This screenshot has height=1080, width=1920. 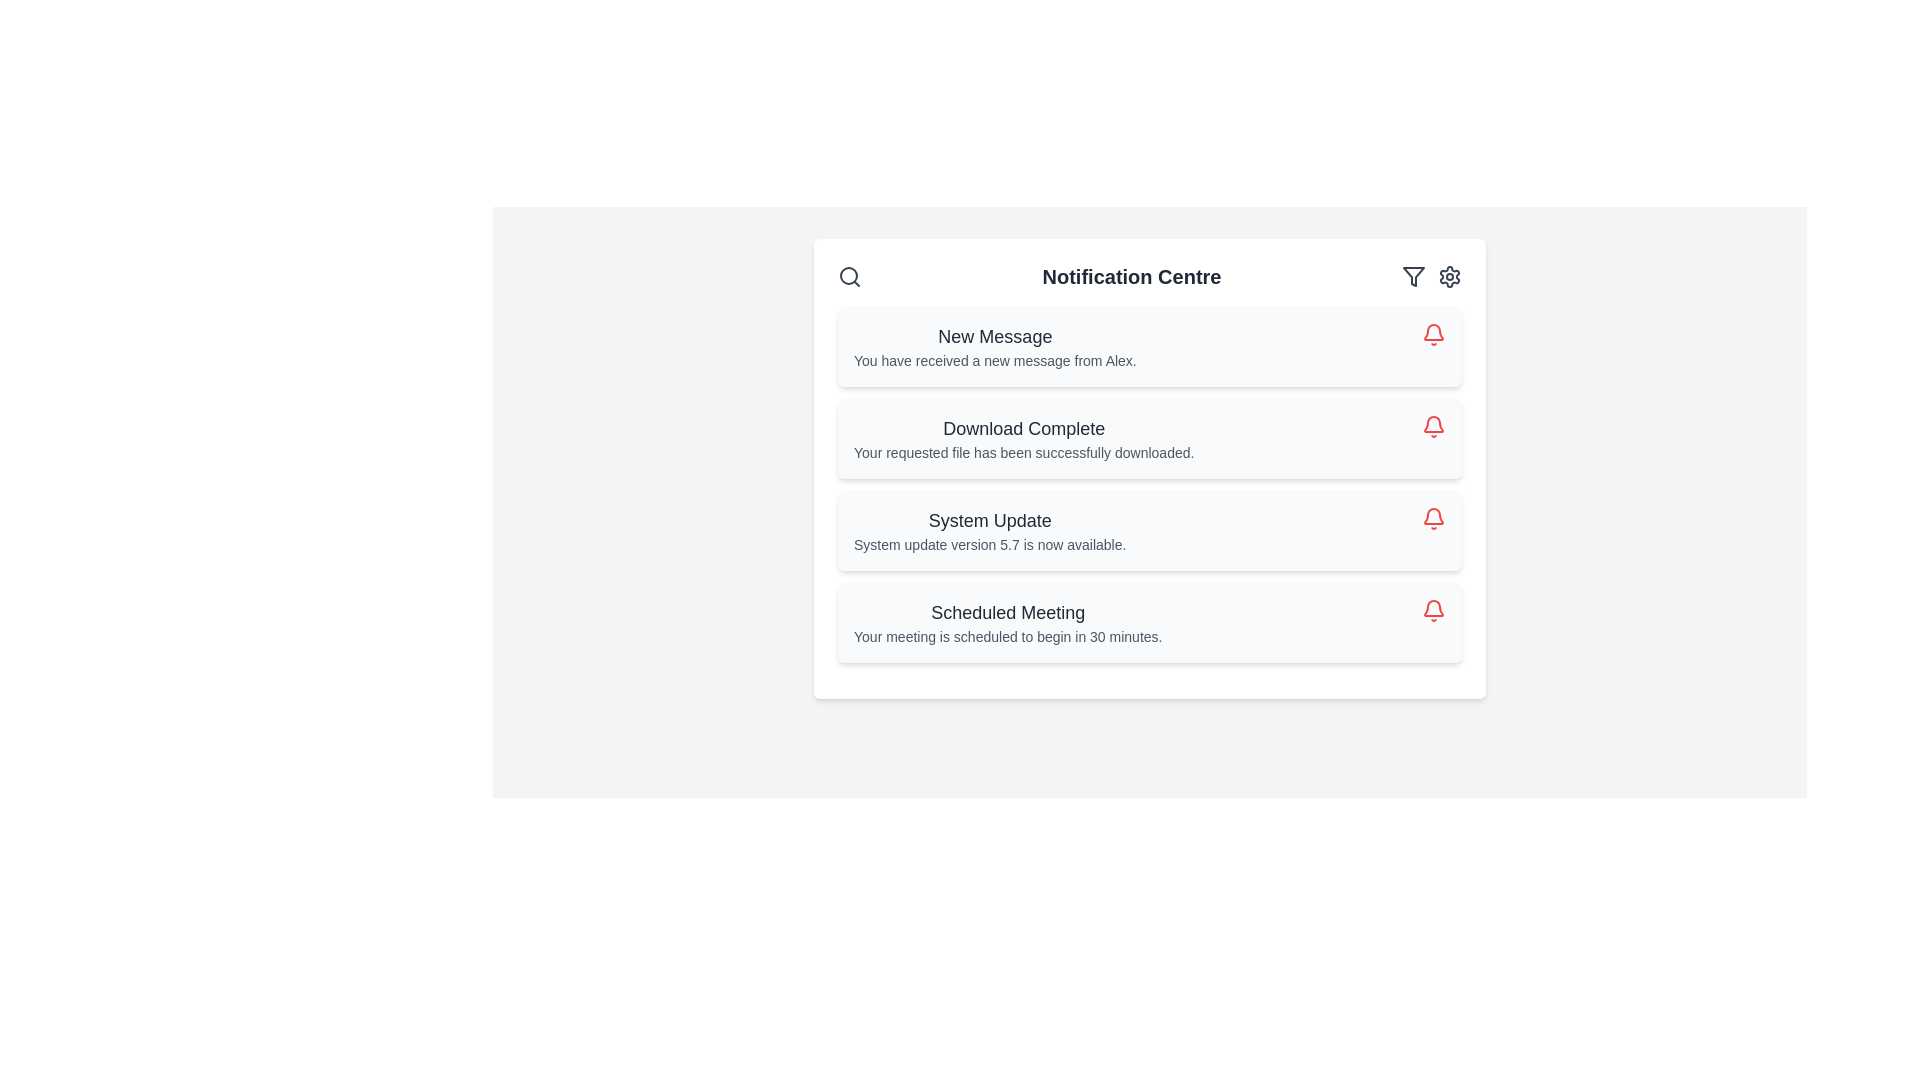 I want to click on the static informational text located below the 'System Update' title in the notification card, so click(x=990, y=544).